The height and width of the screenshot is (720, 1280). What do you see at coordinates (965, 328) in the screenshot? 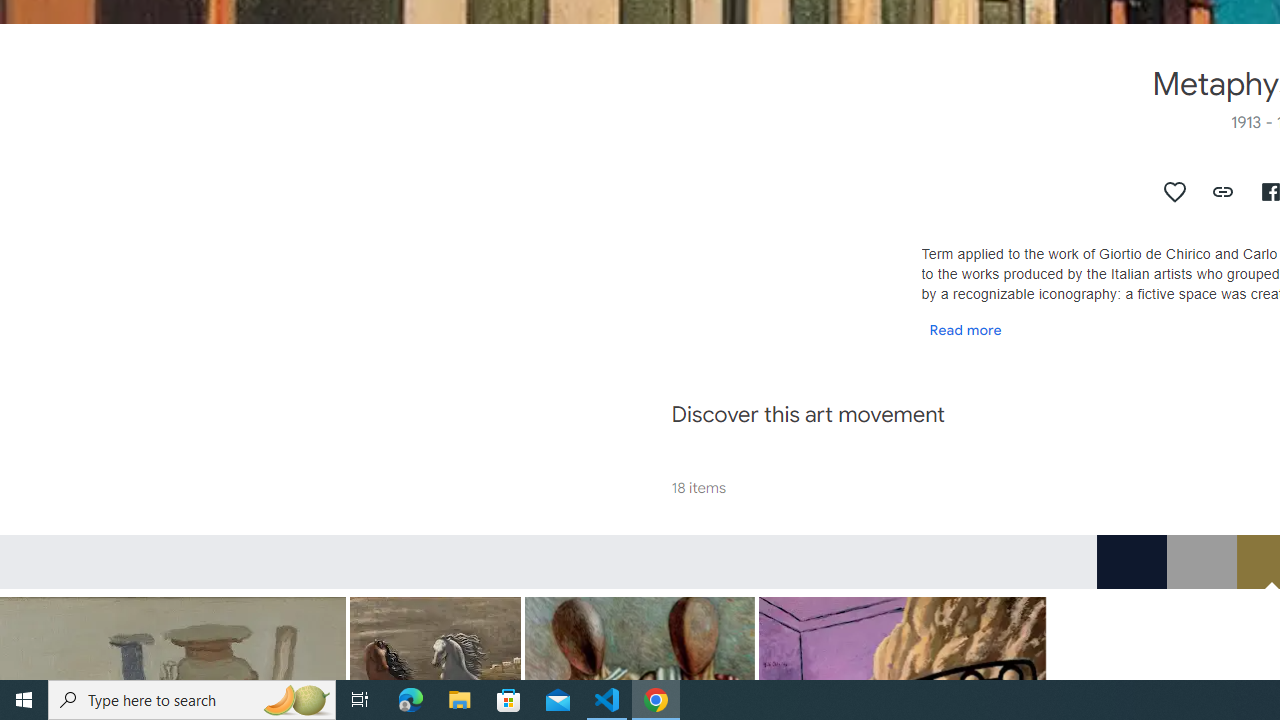
I see `'Read more'` at bounding box center [965, 328].